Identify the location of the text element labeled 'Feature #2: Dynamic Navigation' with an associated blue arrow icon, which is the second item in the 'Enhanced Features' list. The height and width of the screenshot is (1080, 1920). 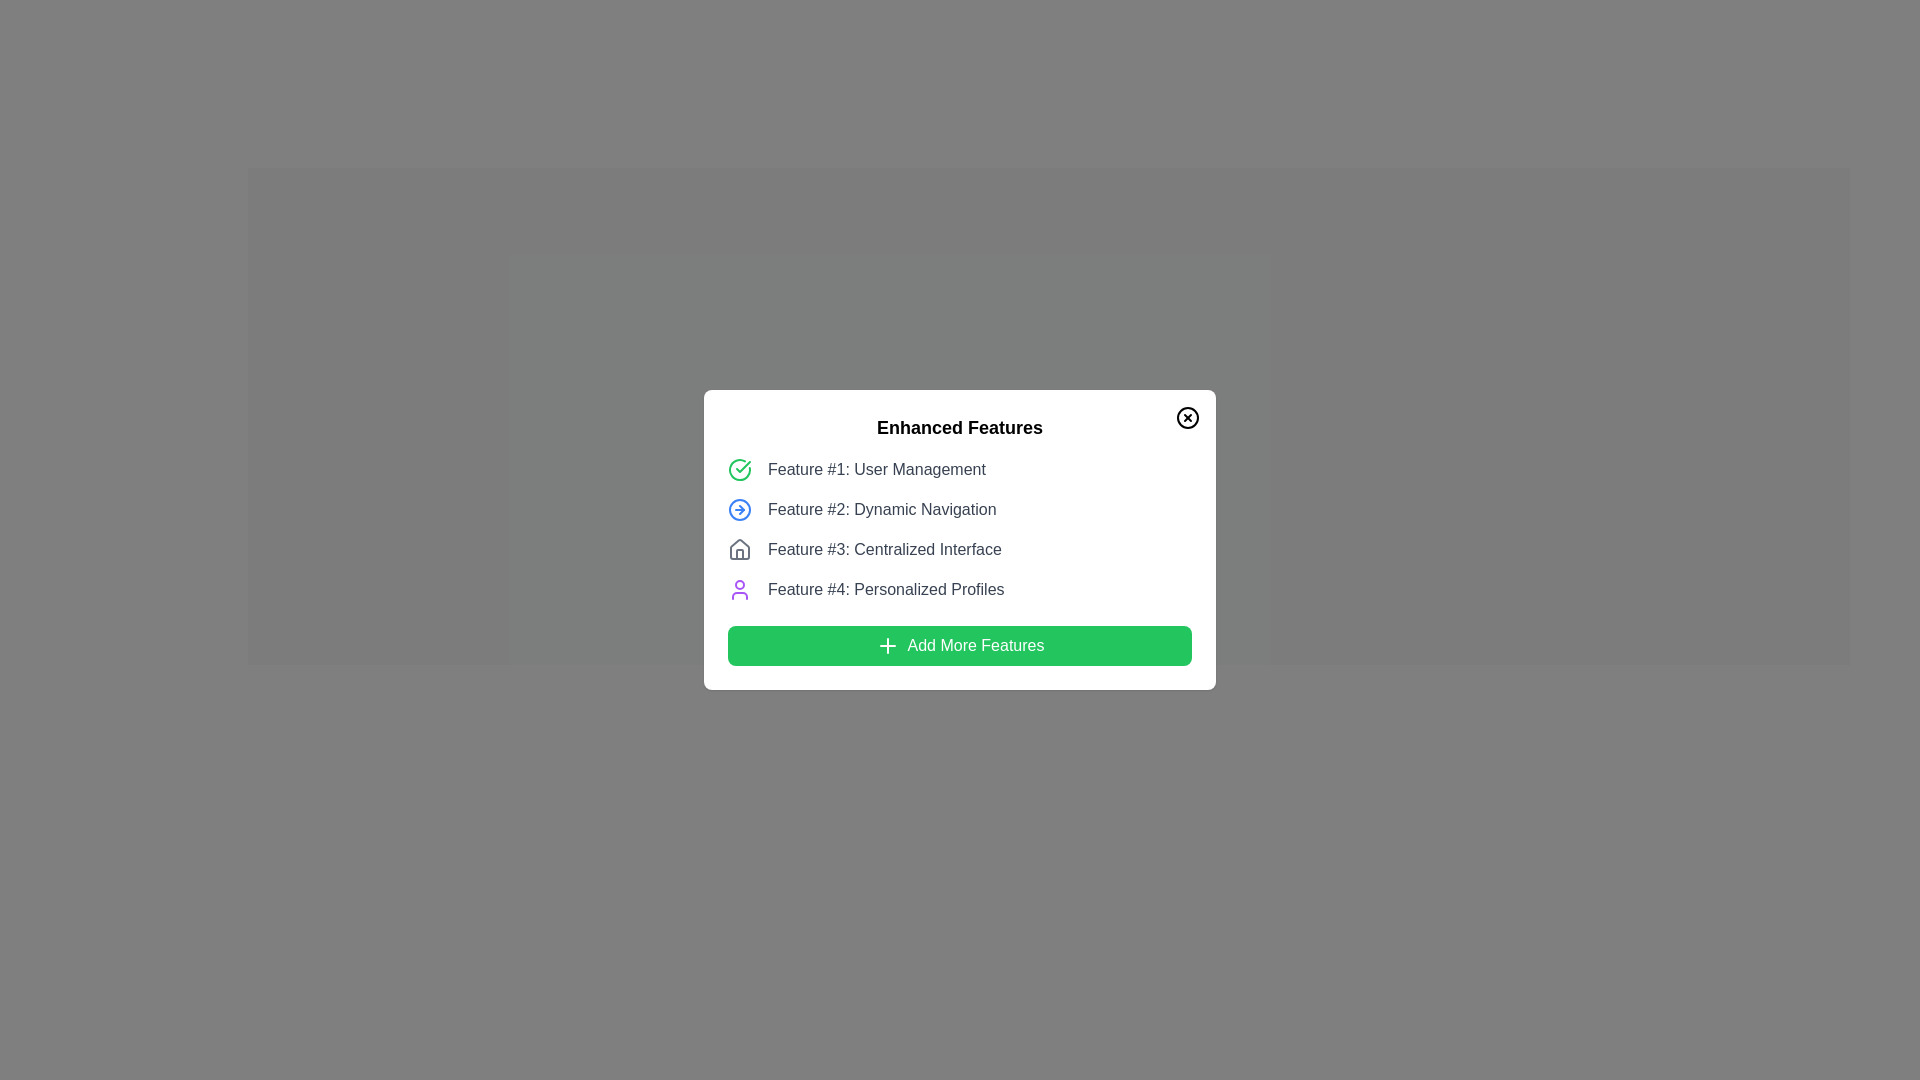
(960, 508).